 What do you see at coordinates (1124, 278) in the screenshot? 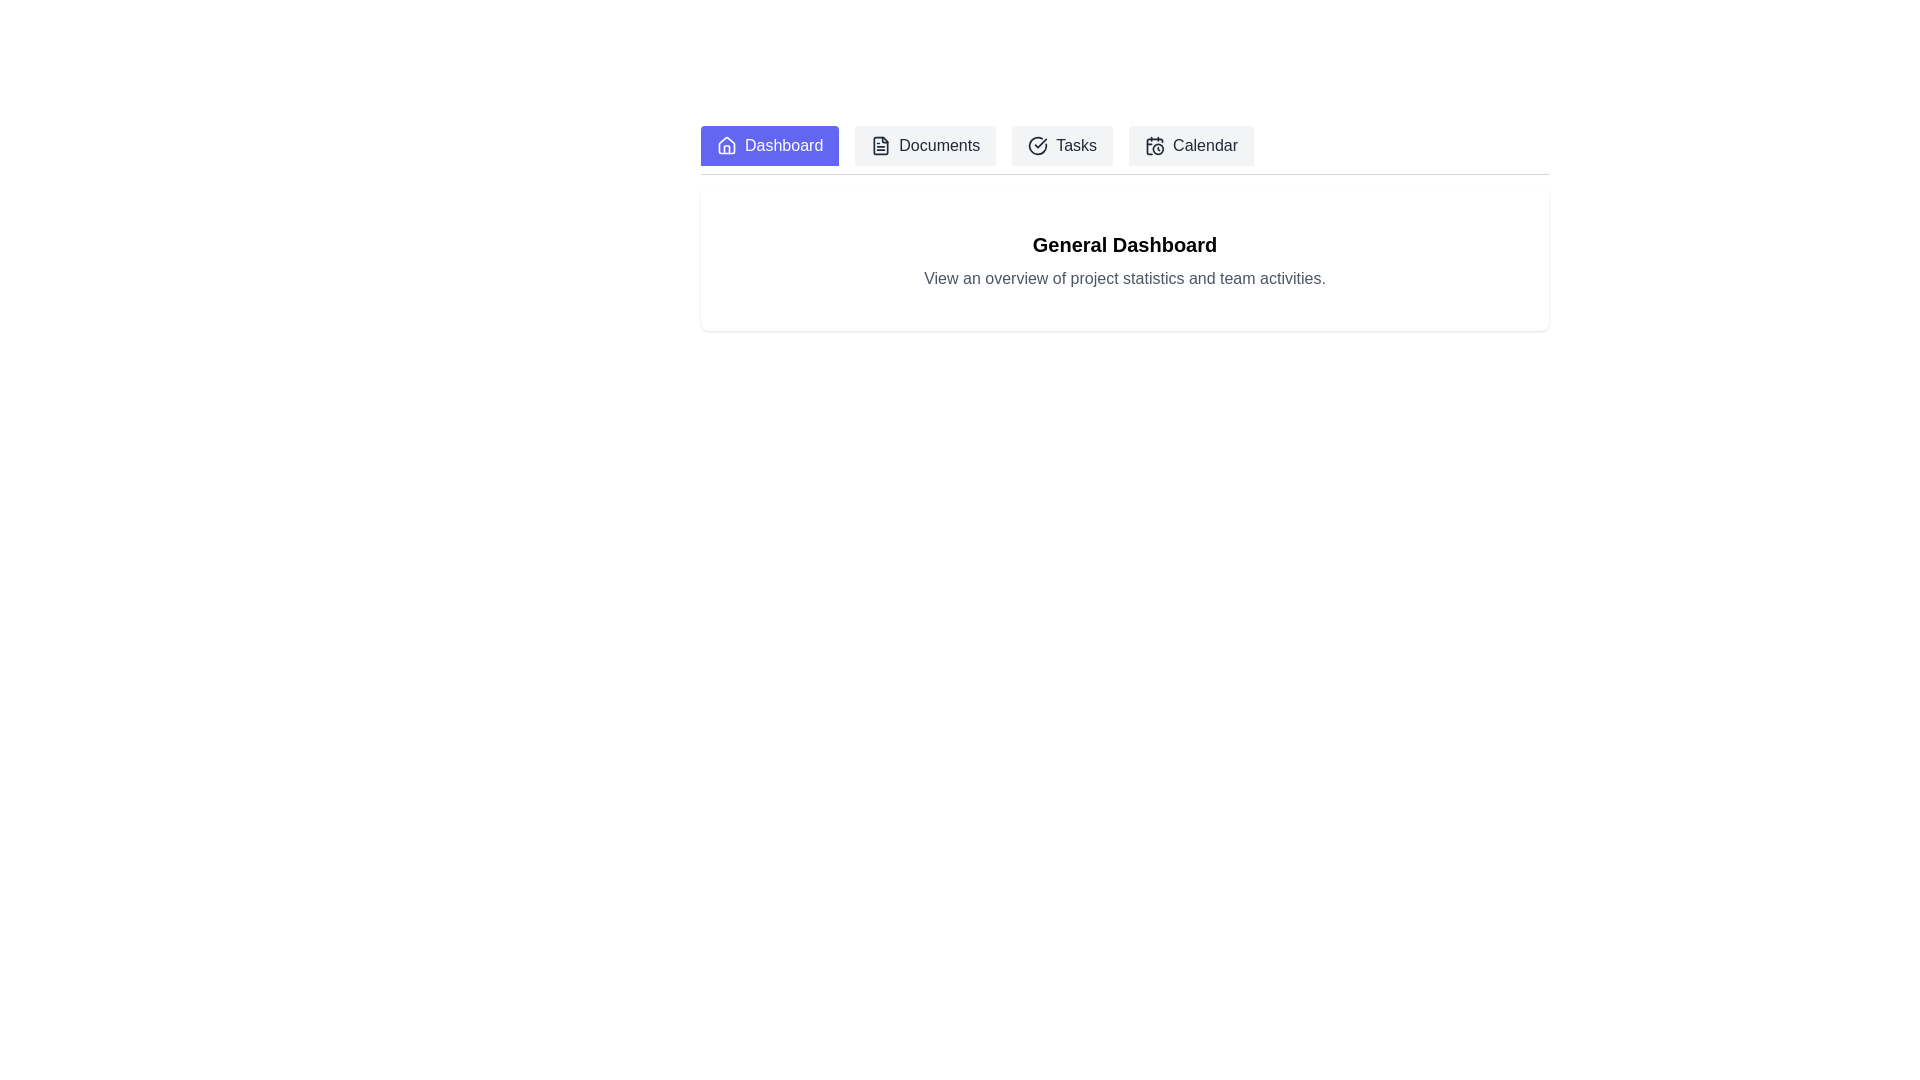
I see `the static text component that provides an overview of the 'General Dashboard' section, located below the heading 'General Dashboard'` at bounding box center [1124, 278].